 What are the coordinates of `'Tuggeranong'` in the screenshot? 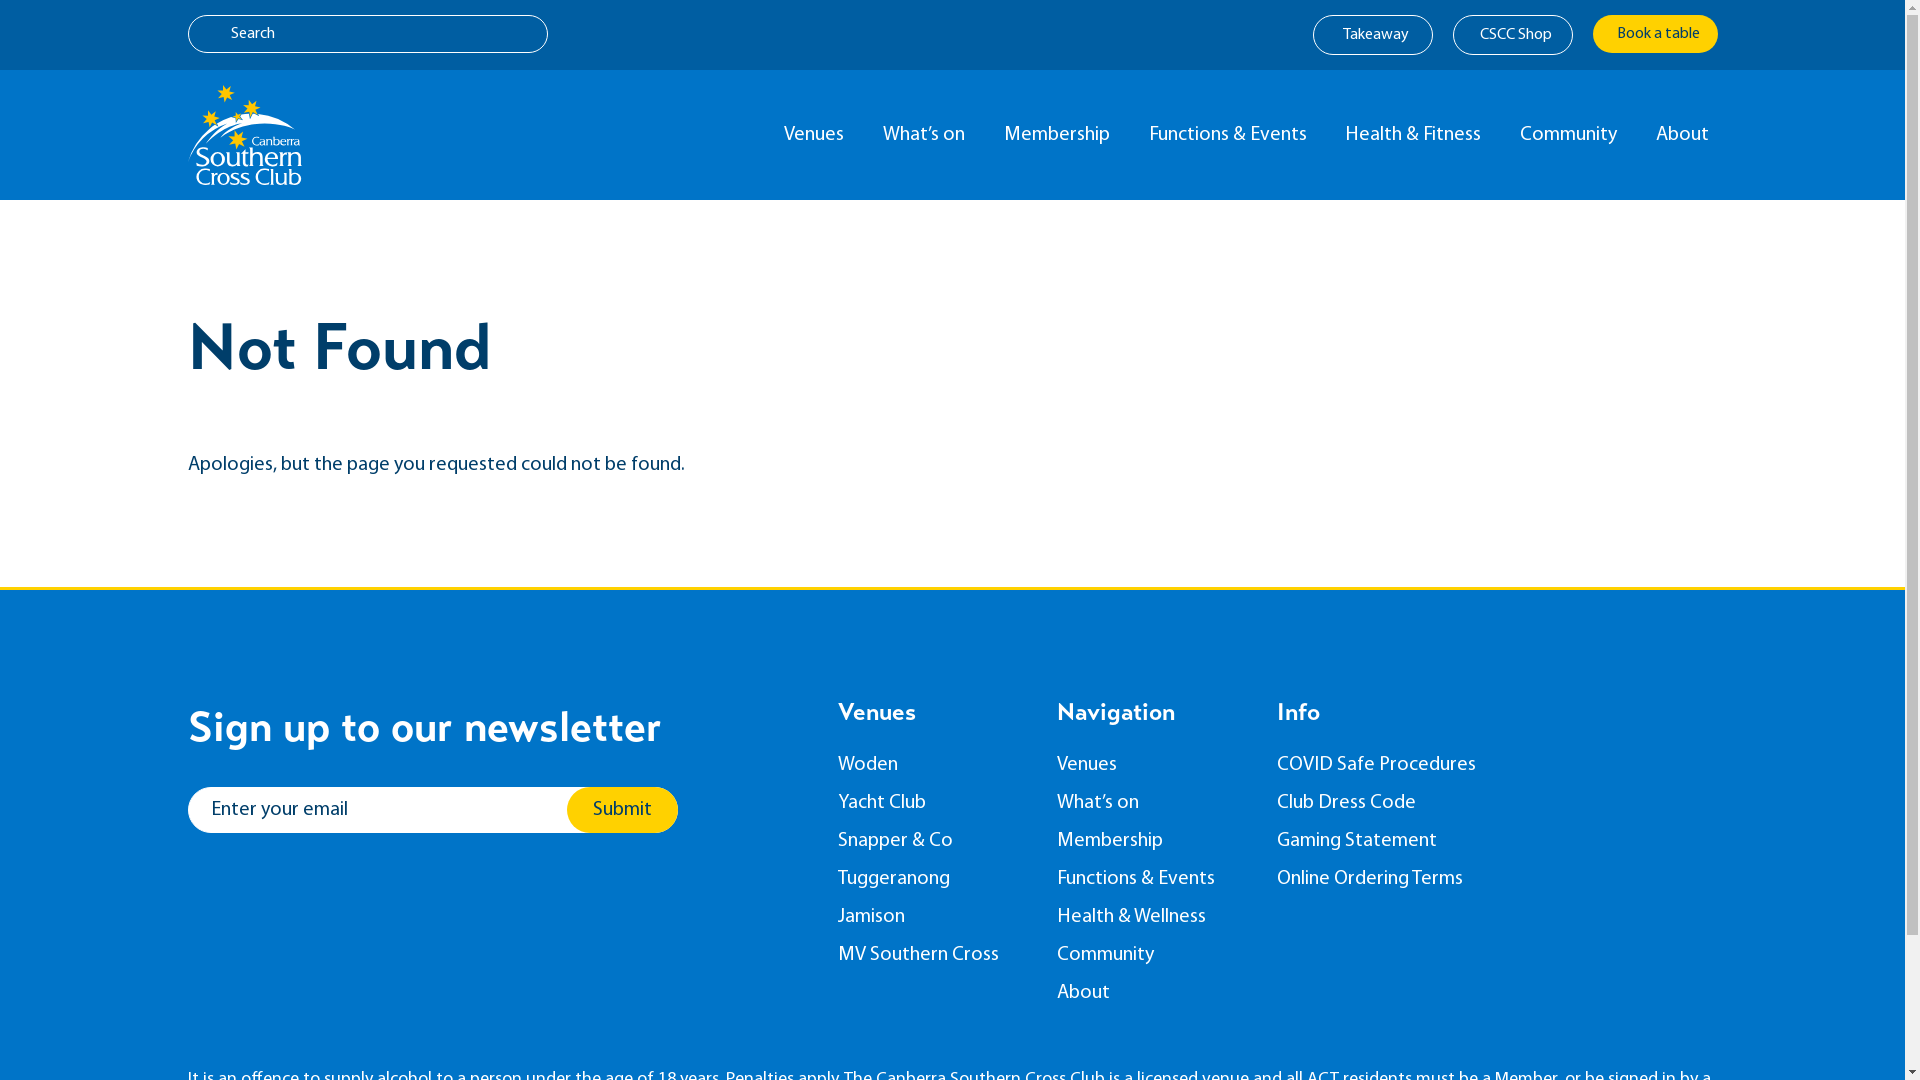 It's located at (931, 878).